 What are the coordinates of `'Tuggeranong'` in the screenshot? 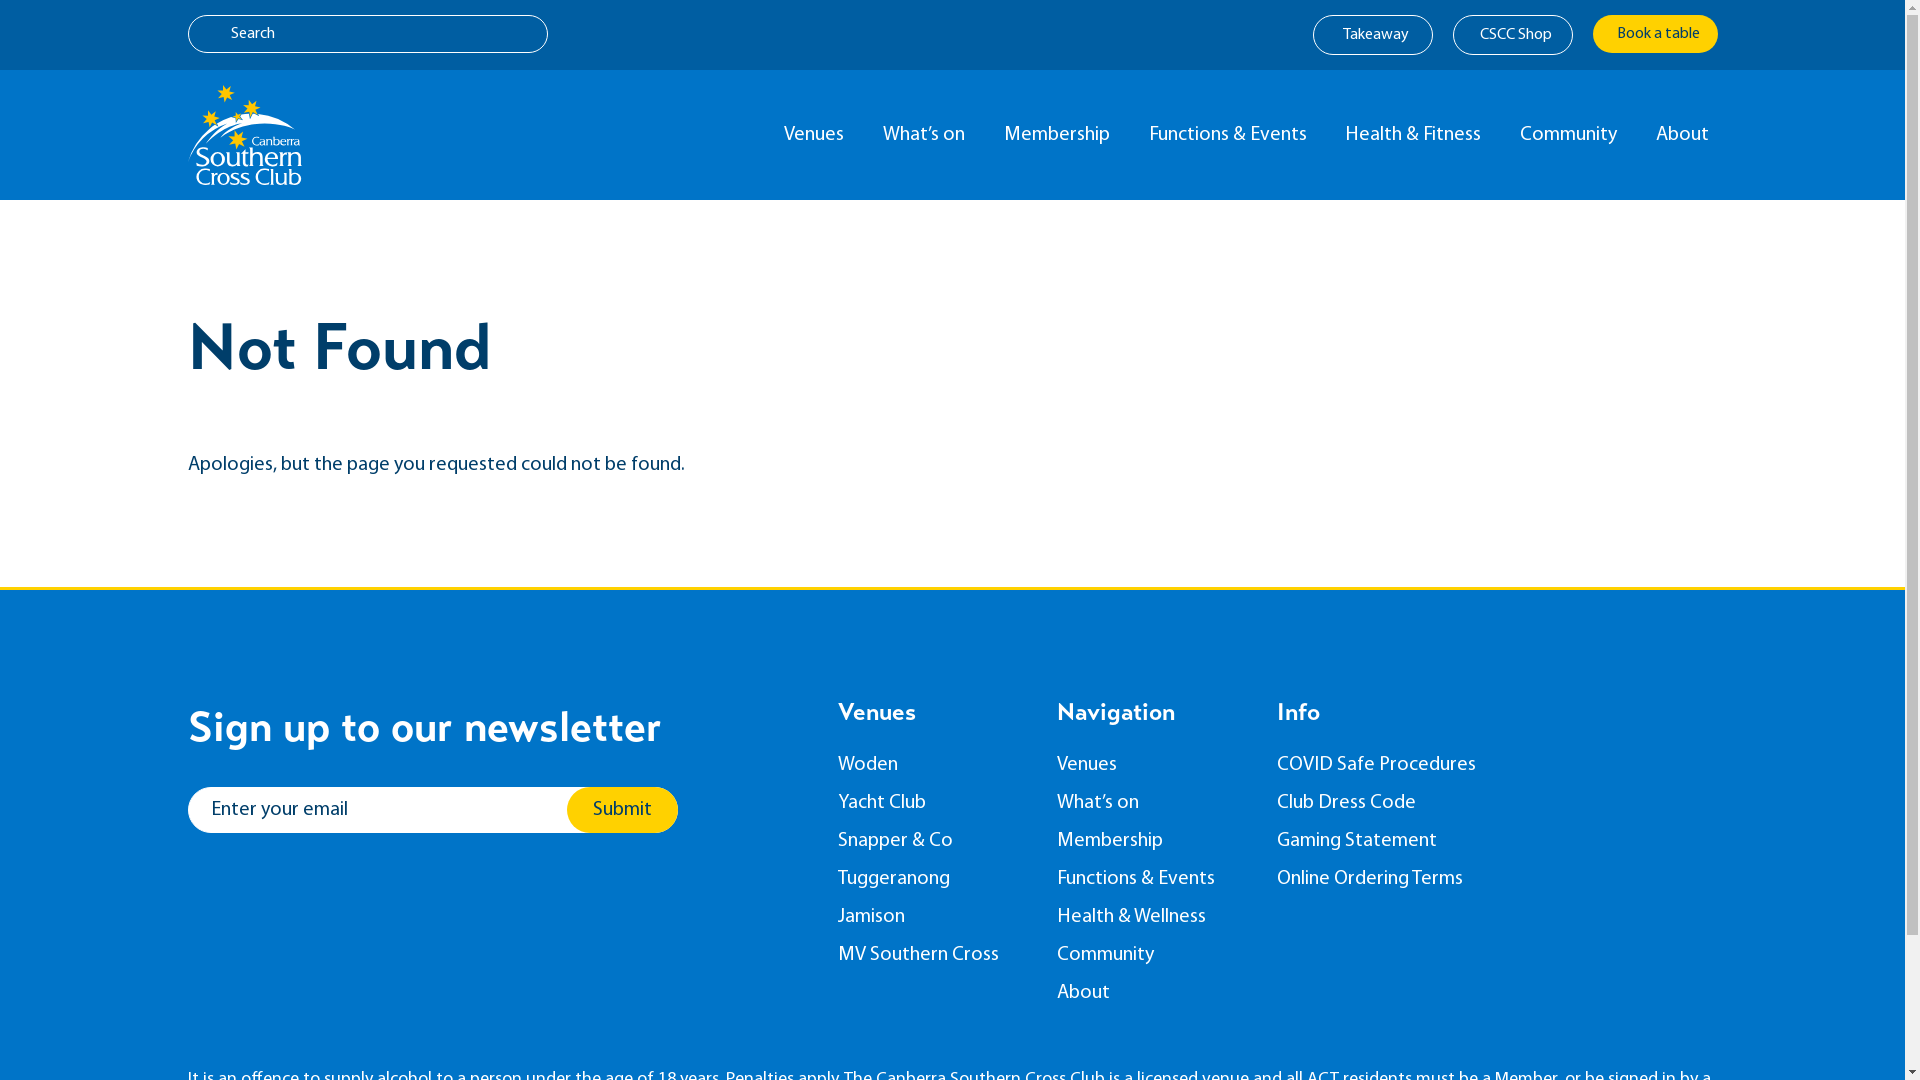 It's located at (931, 878).